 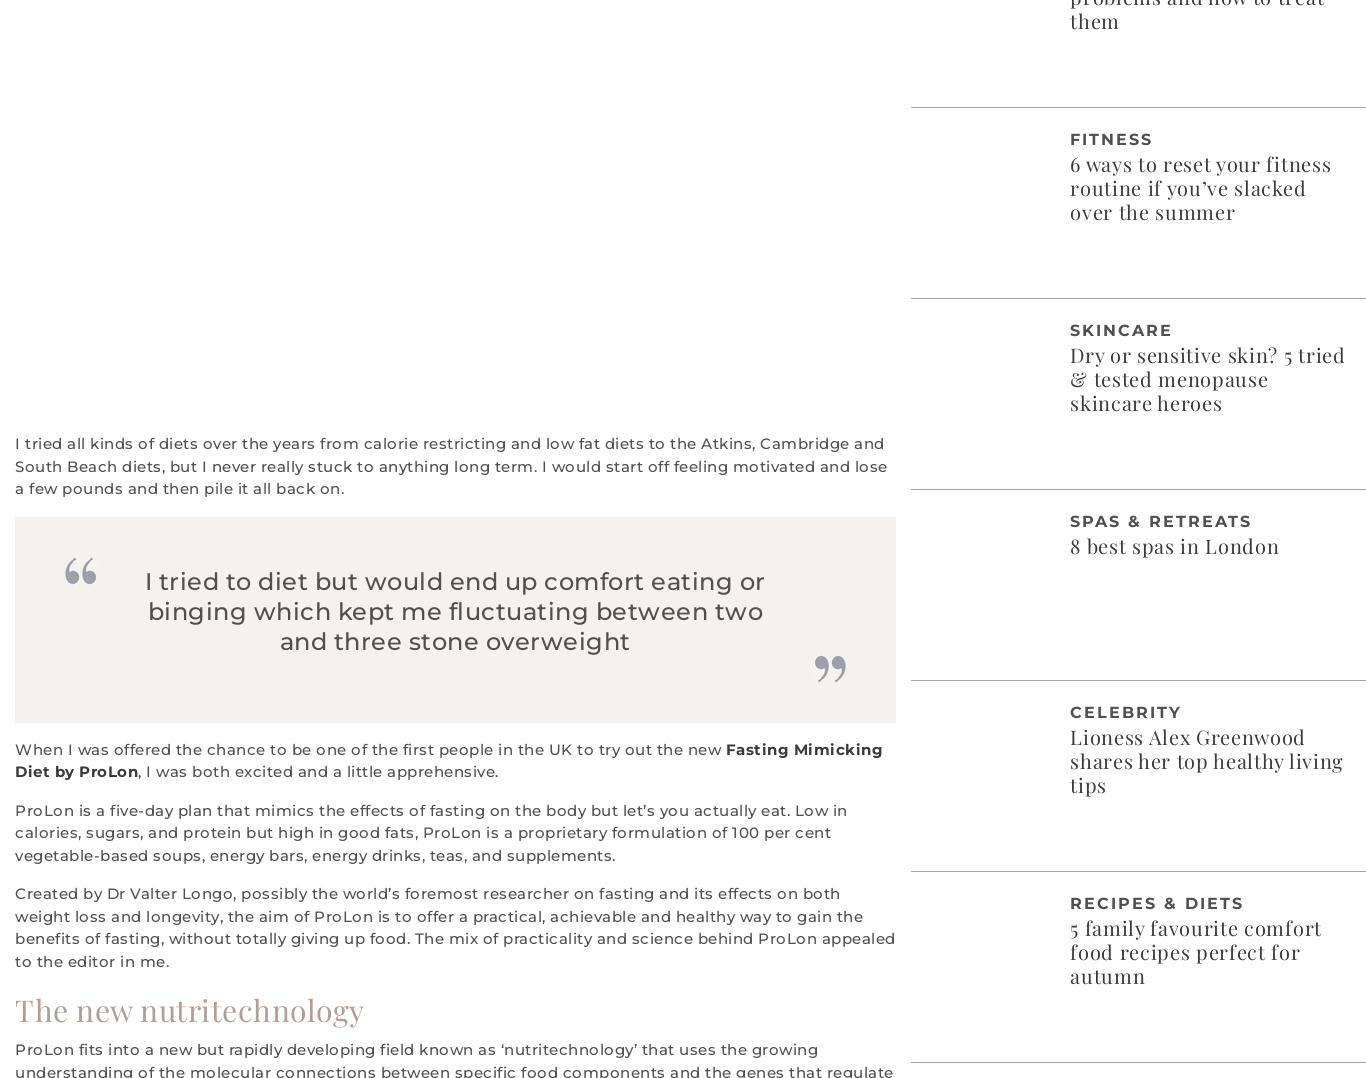 I want to click on 'The new nutritechnology', so click(x=15, y=1008).